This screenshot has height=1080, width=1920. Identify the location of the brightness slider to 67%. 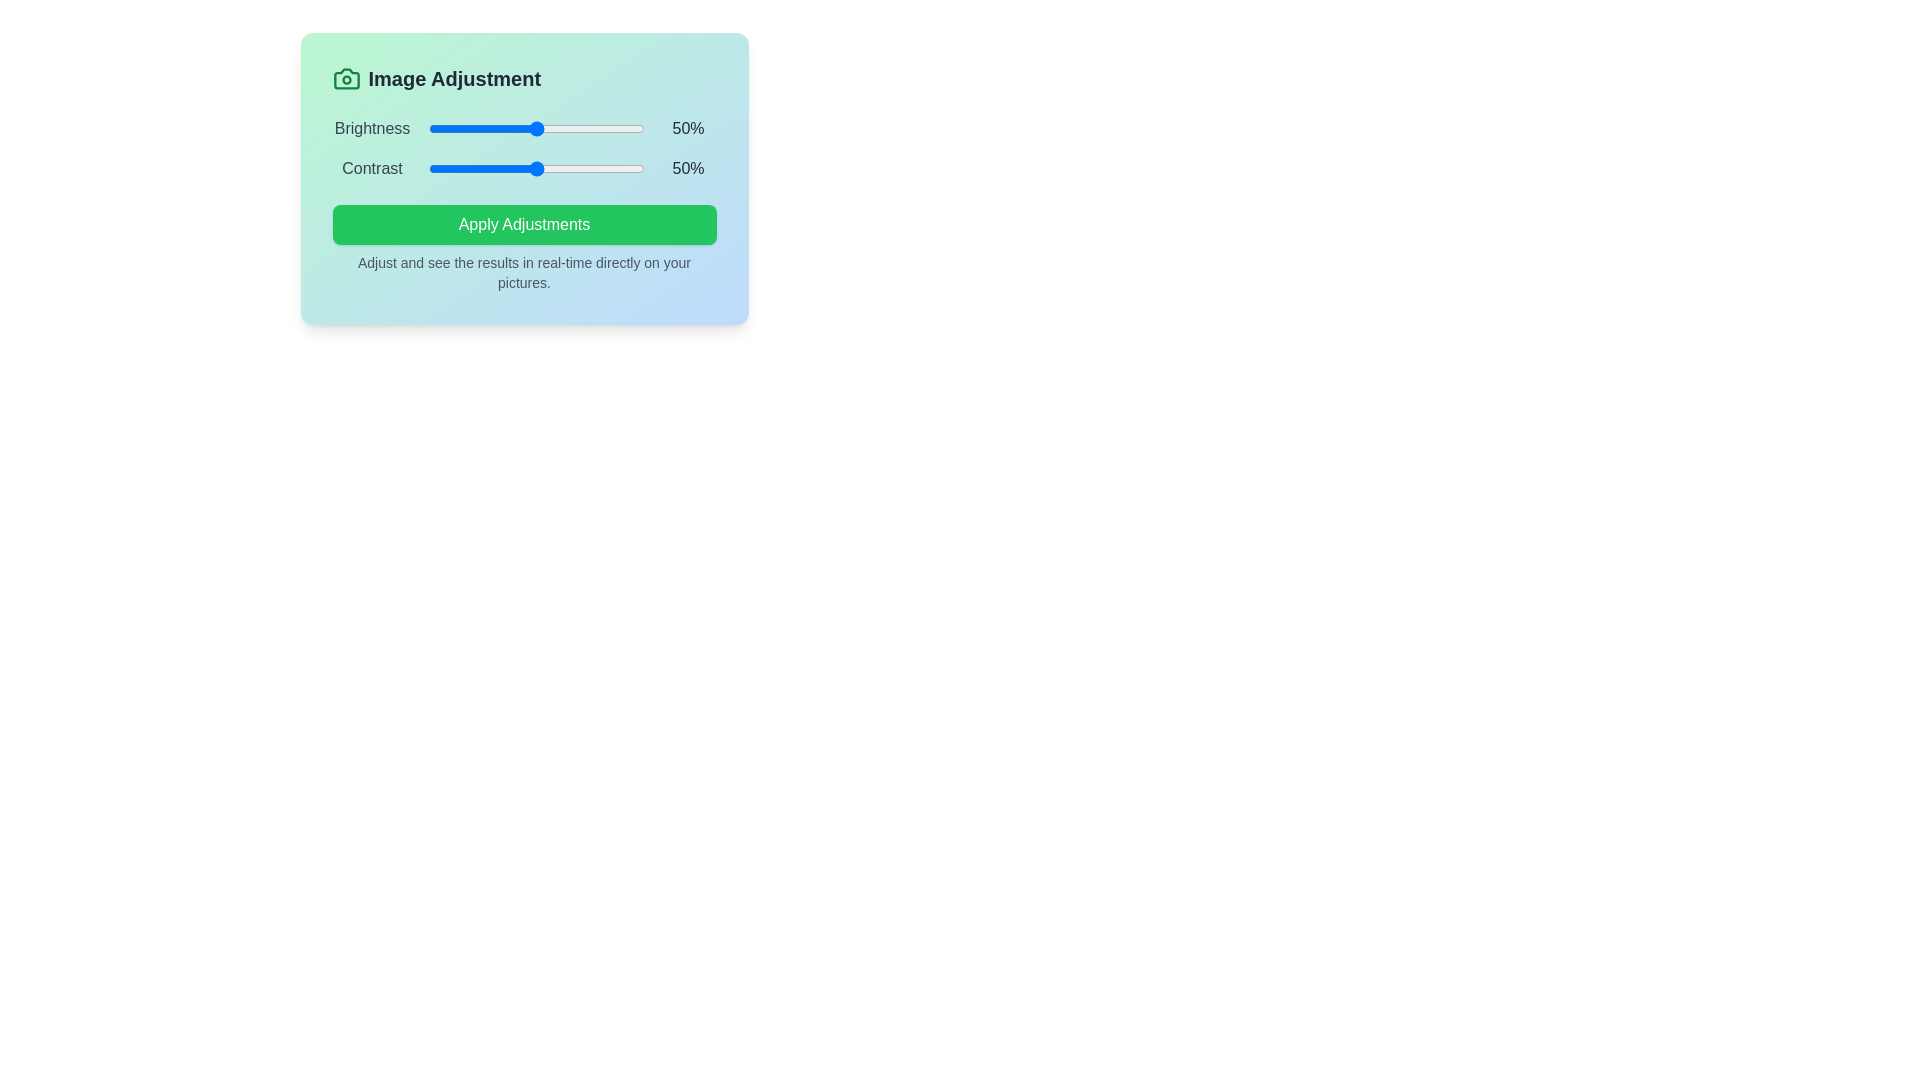
(572, 128).